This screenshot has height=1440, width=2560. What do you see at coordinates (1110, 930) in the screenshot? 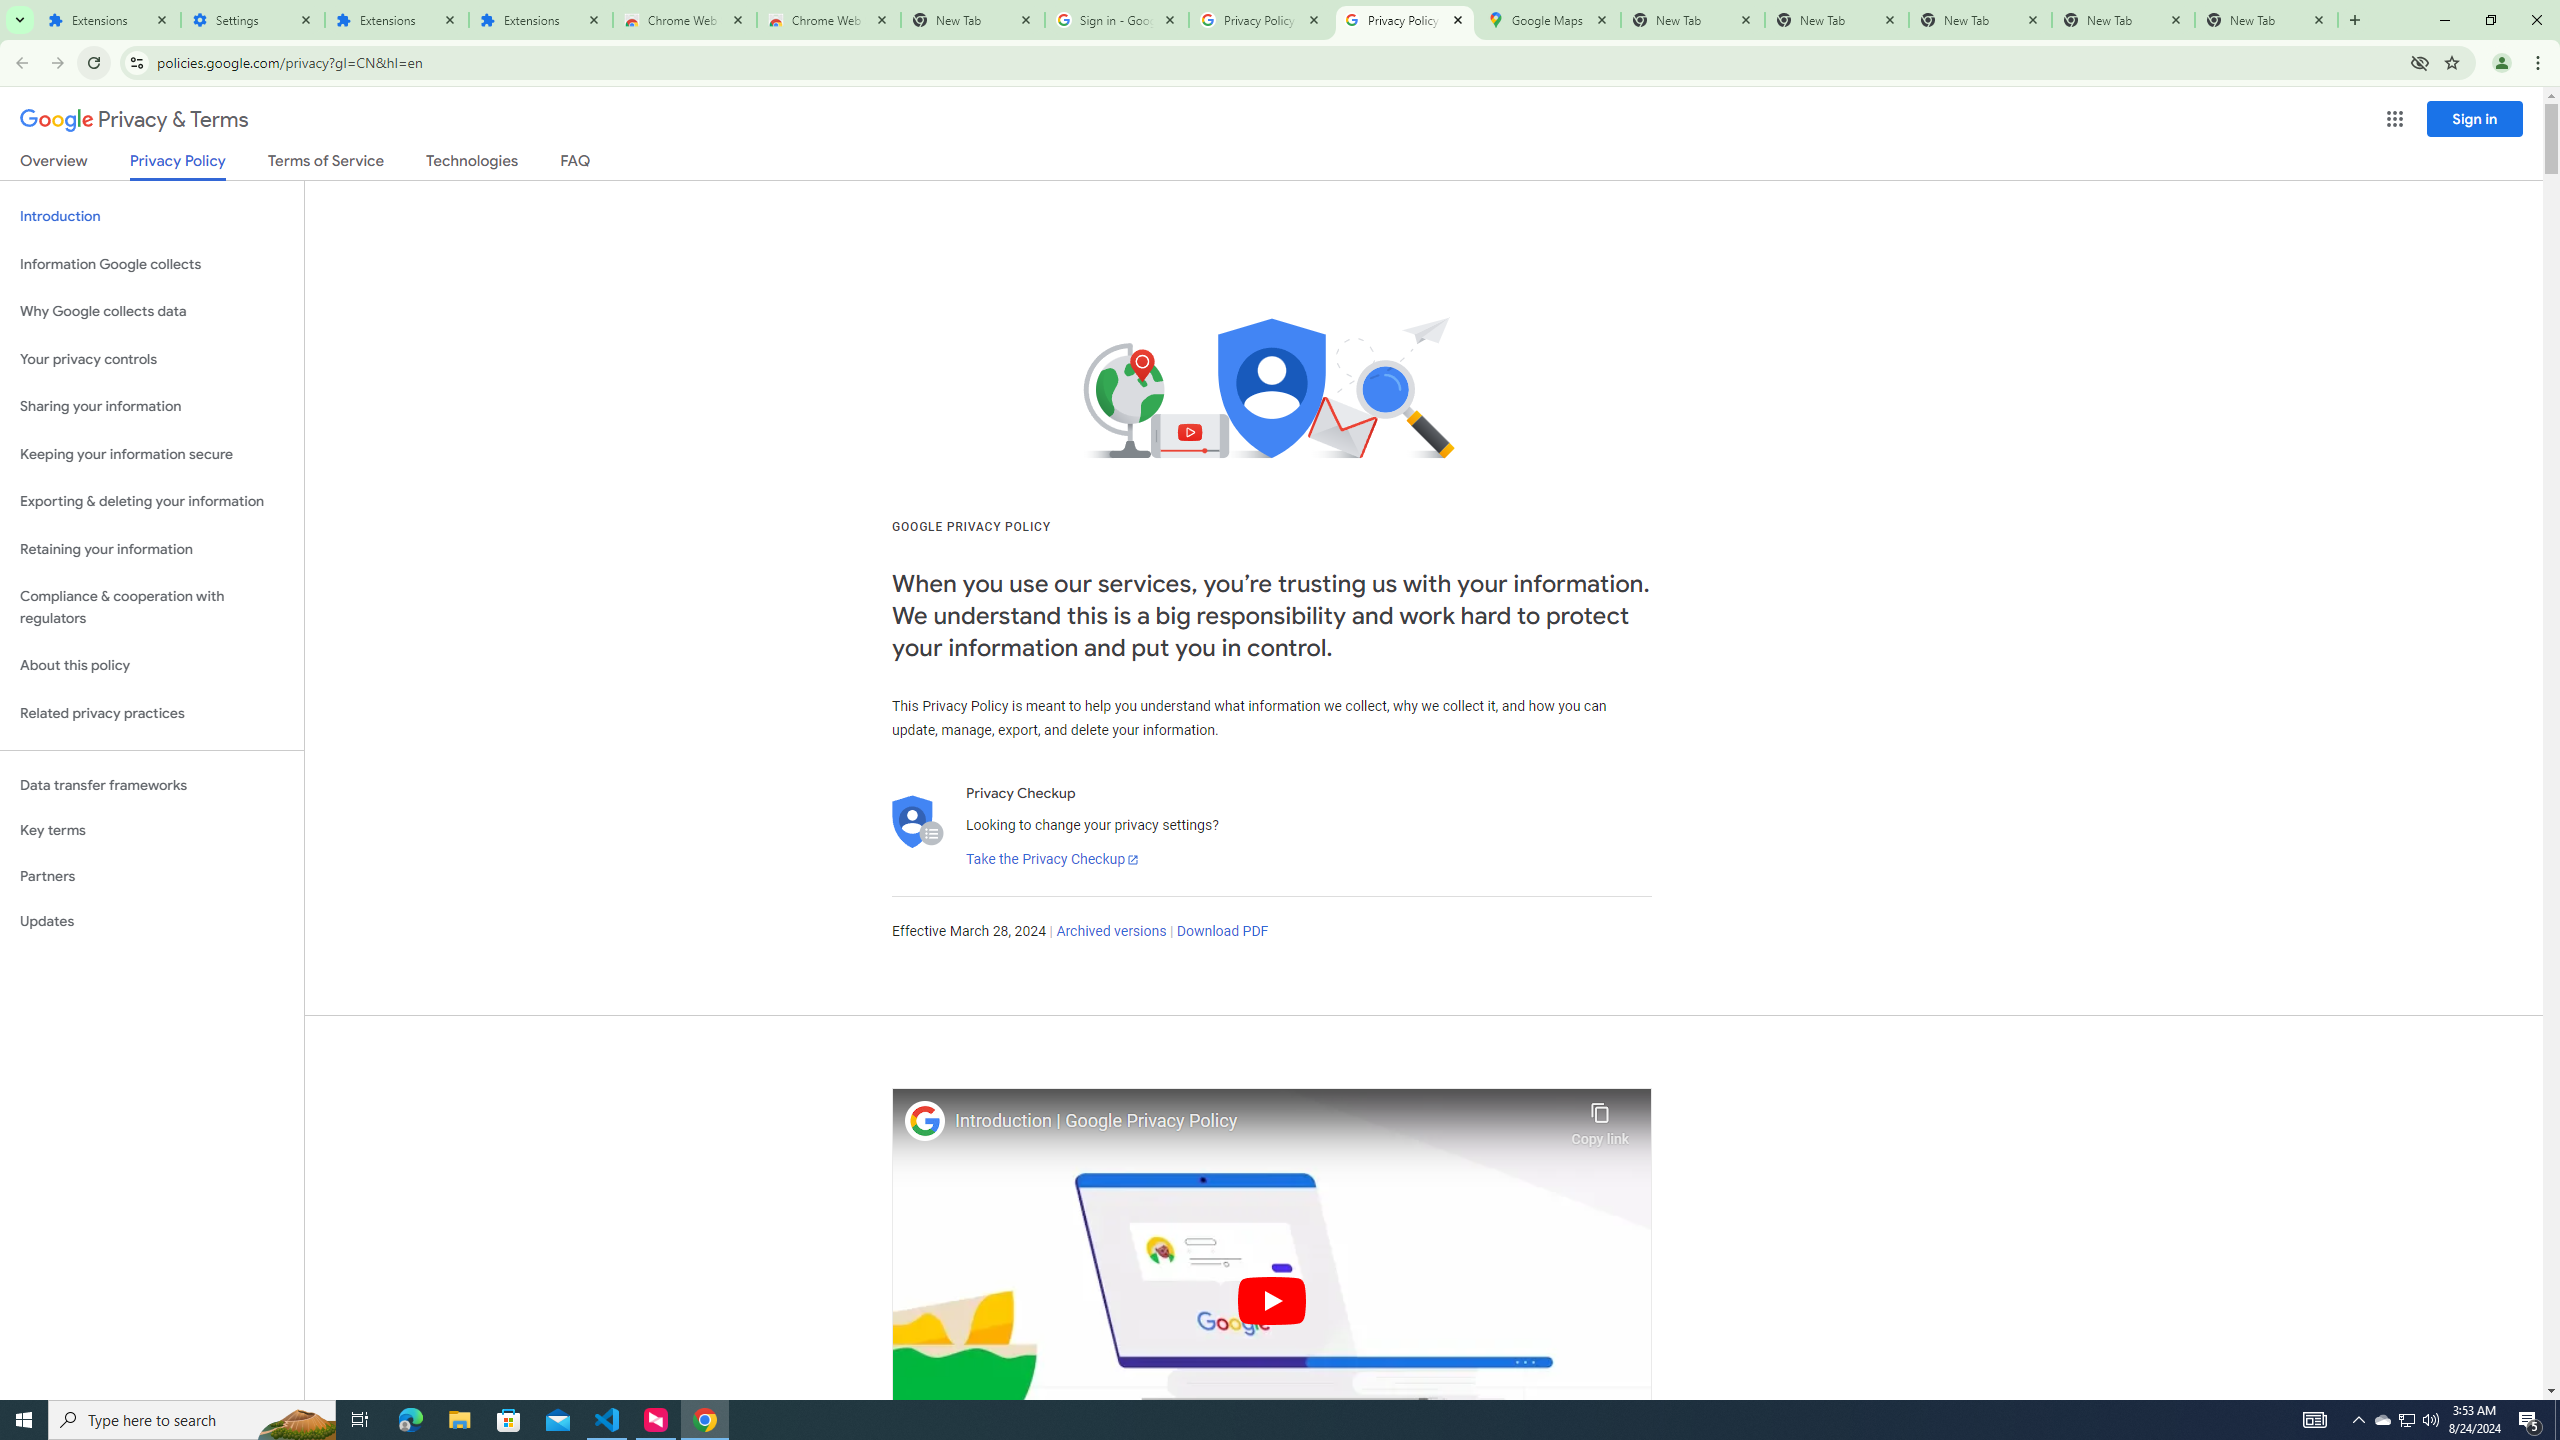
I see `'Archived versions'` at bounding box center [1110, 930].